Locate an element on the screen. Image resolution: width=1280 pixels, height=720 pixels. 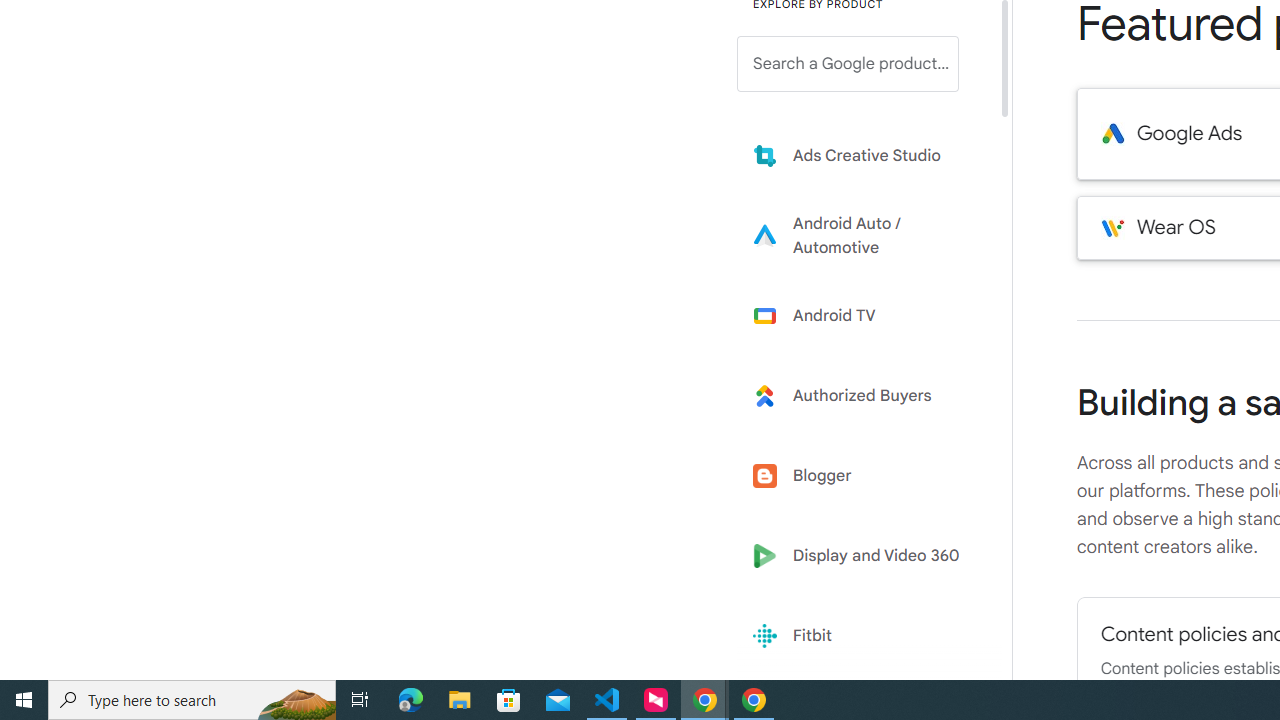
'Display and Video 360' is located at coordinates (862, 556).